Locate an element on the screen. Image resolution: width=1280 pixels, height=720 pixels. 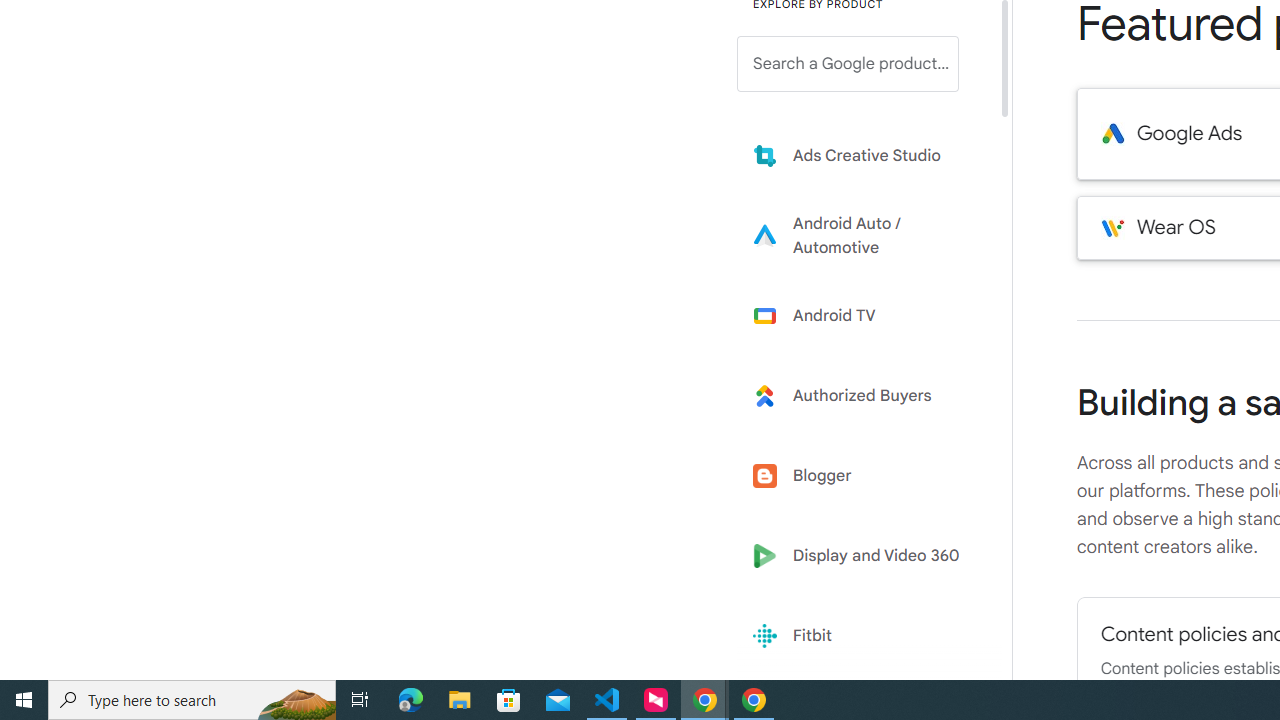
'Display and Video 360' is located at coordinates (862, 556).